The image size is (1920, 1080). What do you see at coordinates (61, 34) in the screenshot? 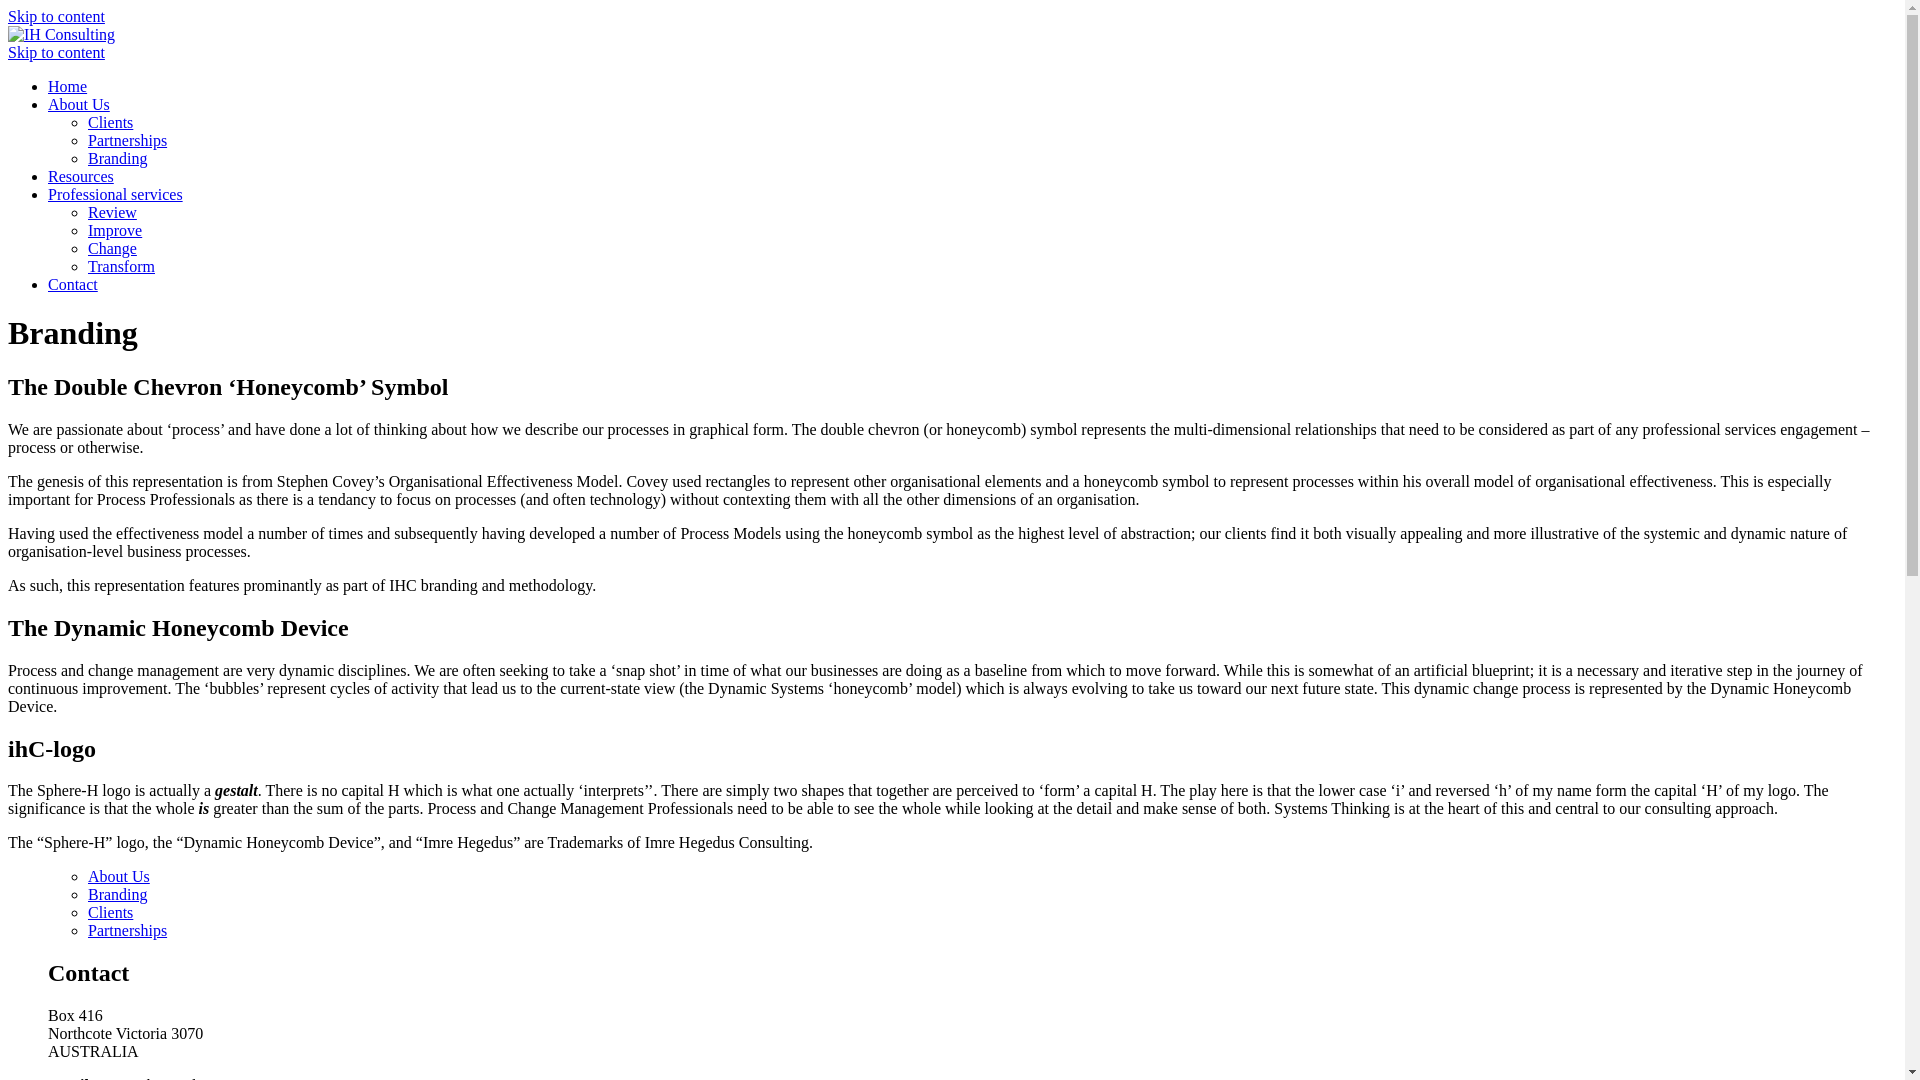
I see `'IH Consulting'` at bounding box center [61, 34].